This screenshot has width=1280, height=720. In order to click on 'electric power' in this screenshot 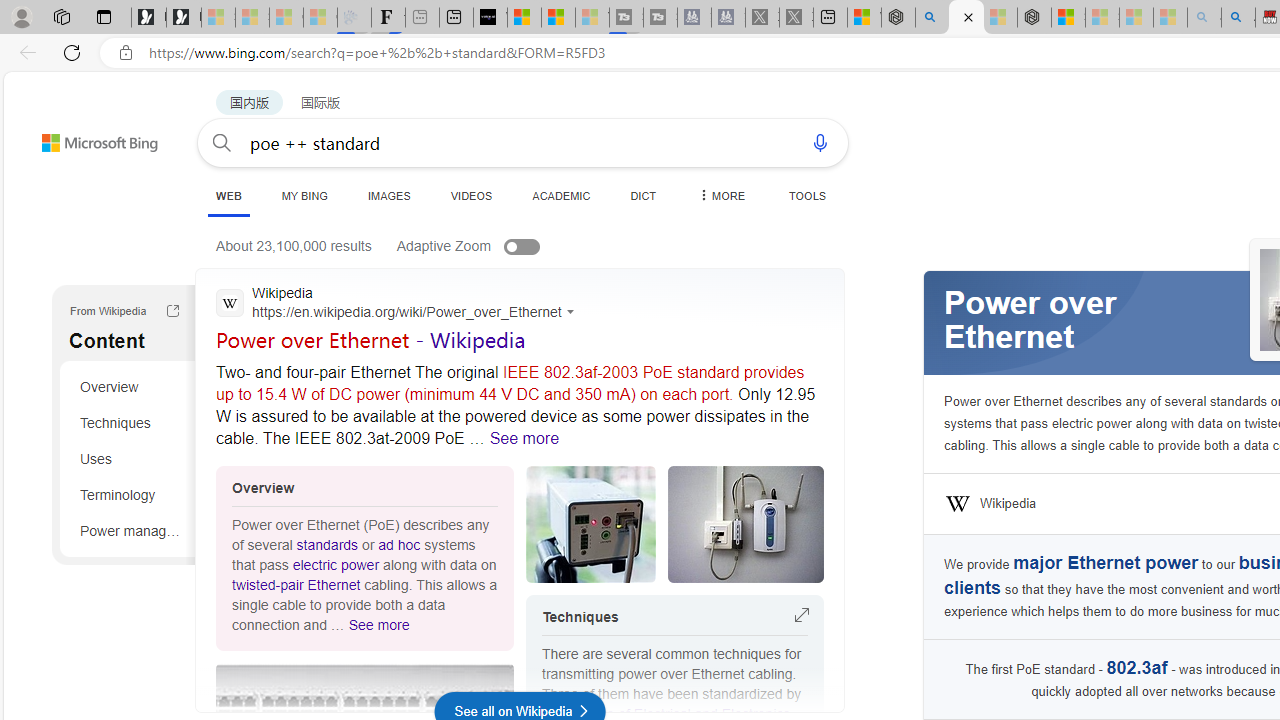, I will do `click(336, 565)`.